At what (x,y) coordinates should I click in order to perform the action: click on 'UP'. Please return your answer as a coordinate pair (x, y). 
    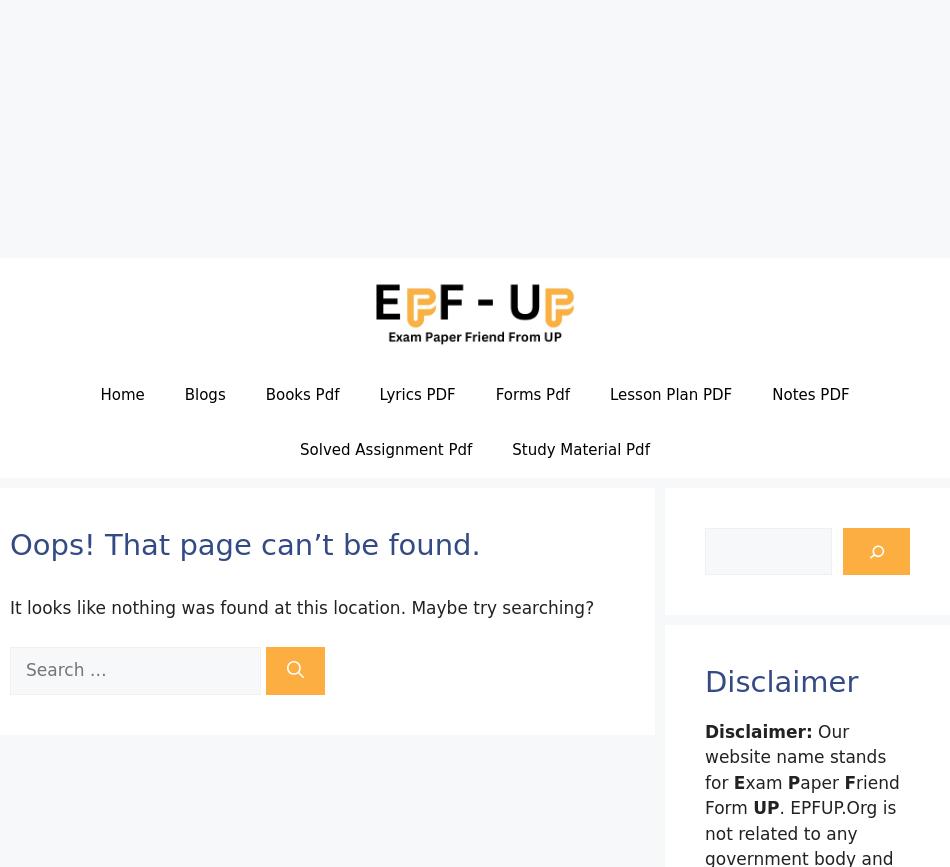
    Looking at the image, I should click on (751, 806).